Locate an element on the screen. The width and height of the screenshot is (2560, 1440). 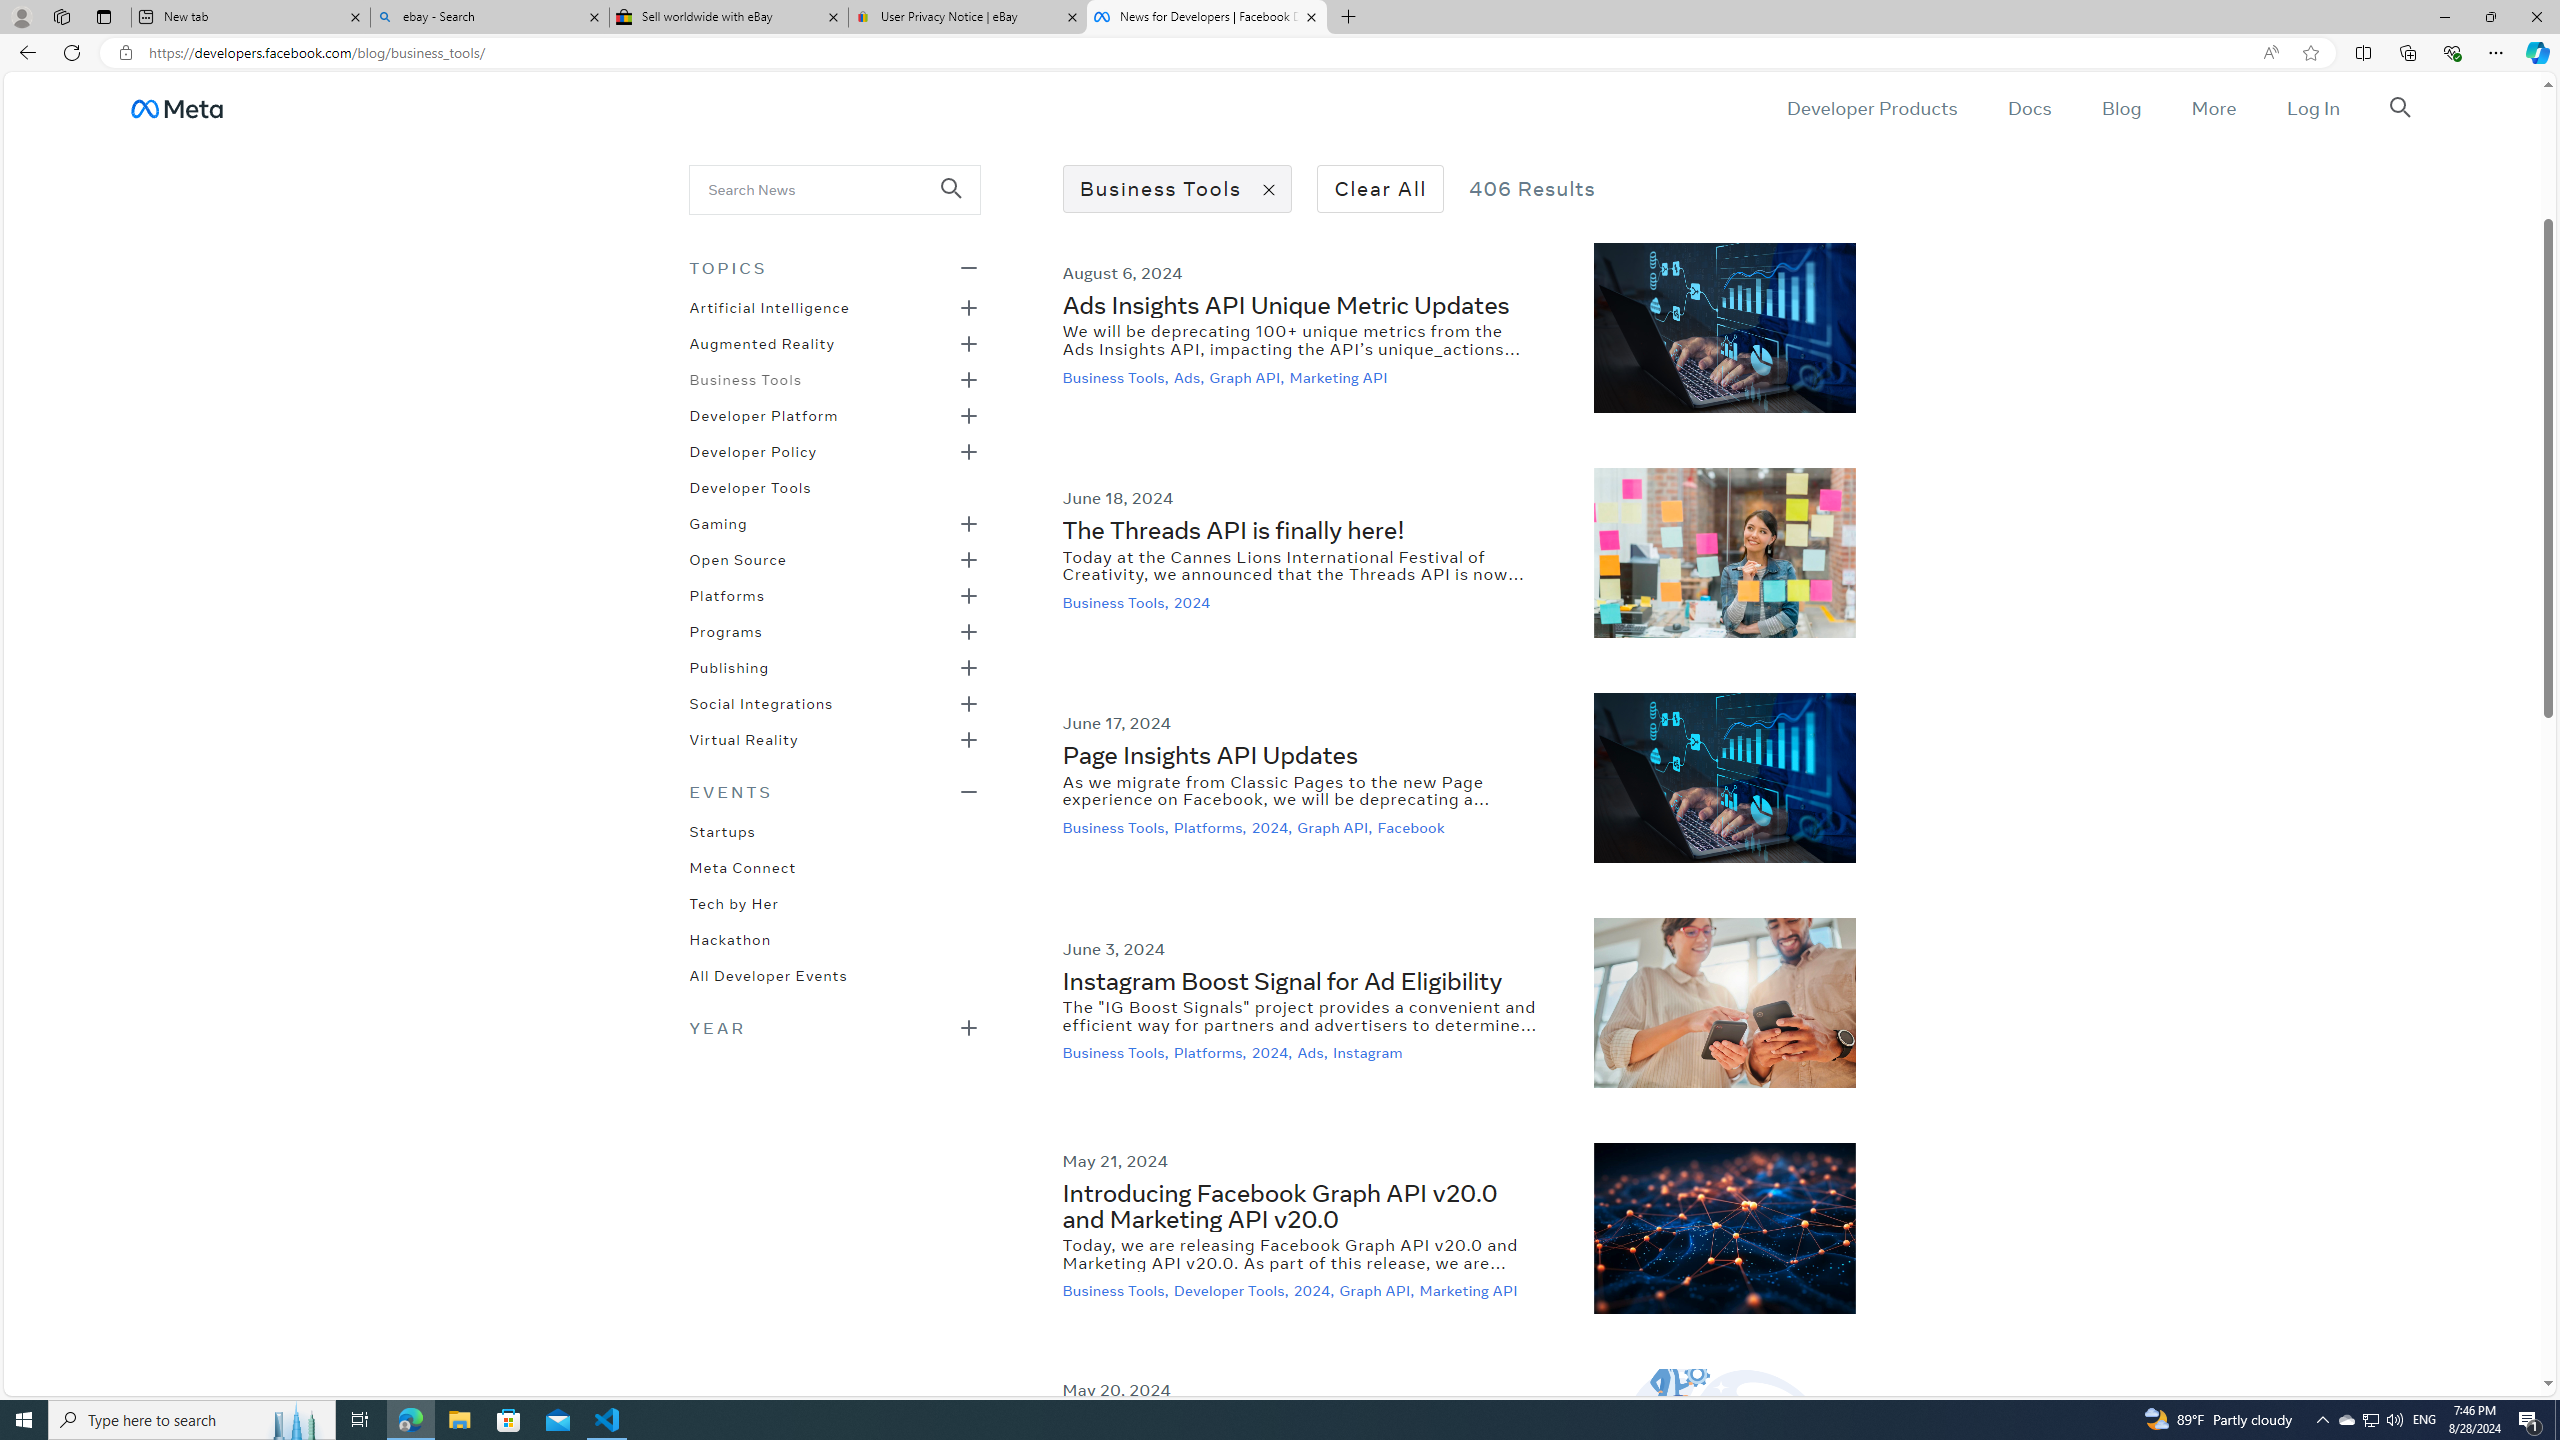
'Virtual Reality' is located at coordinates (742, 736).